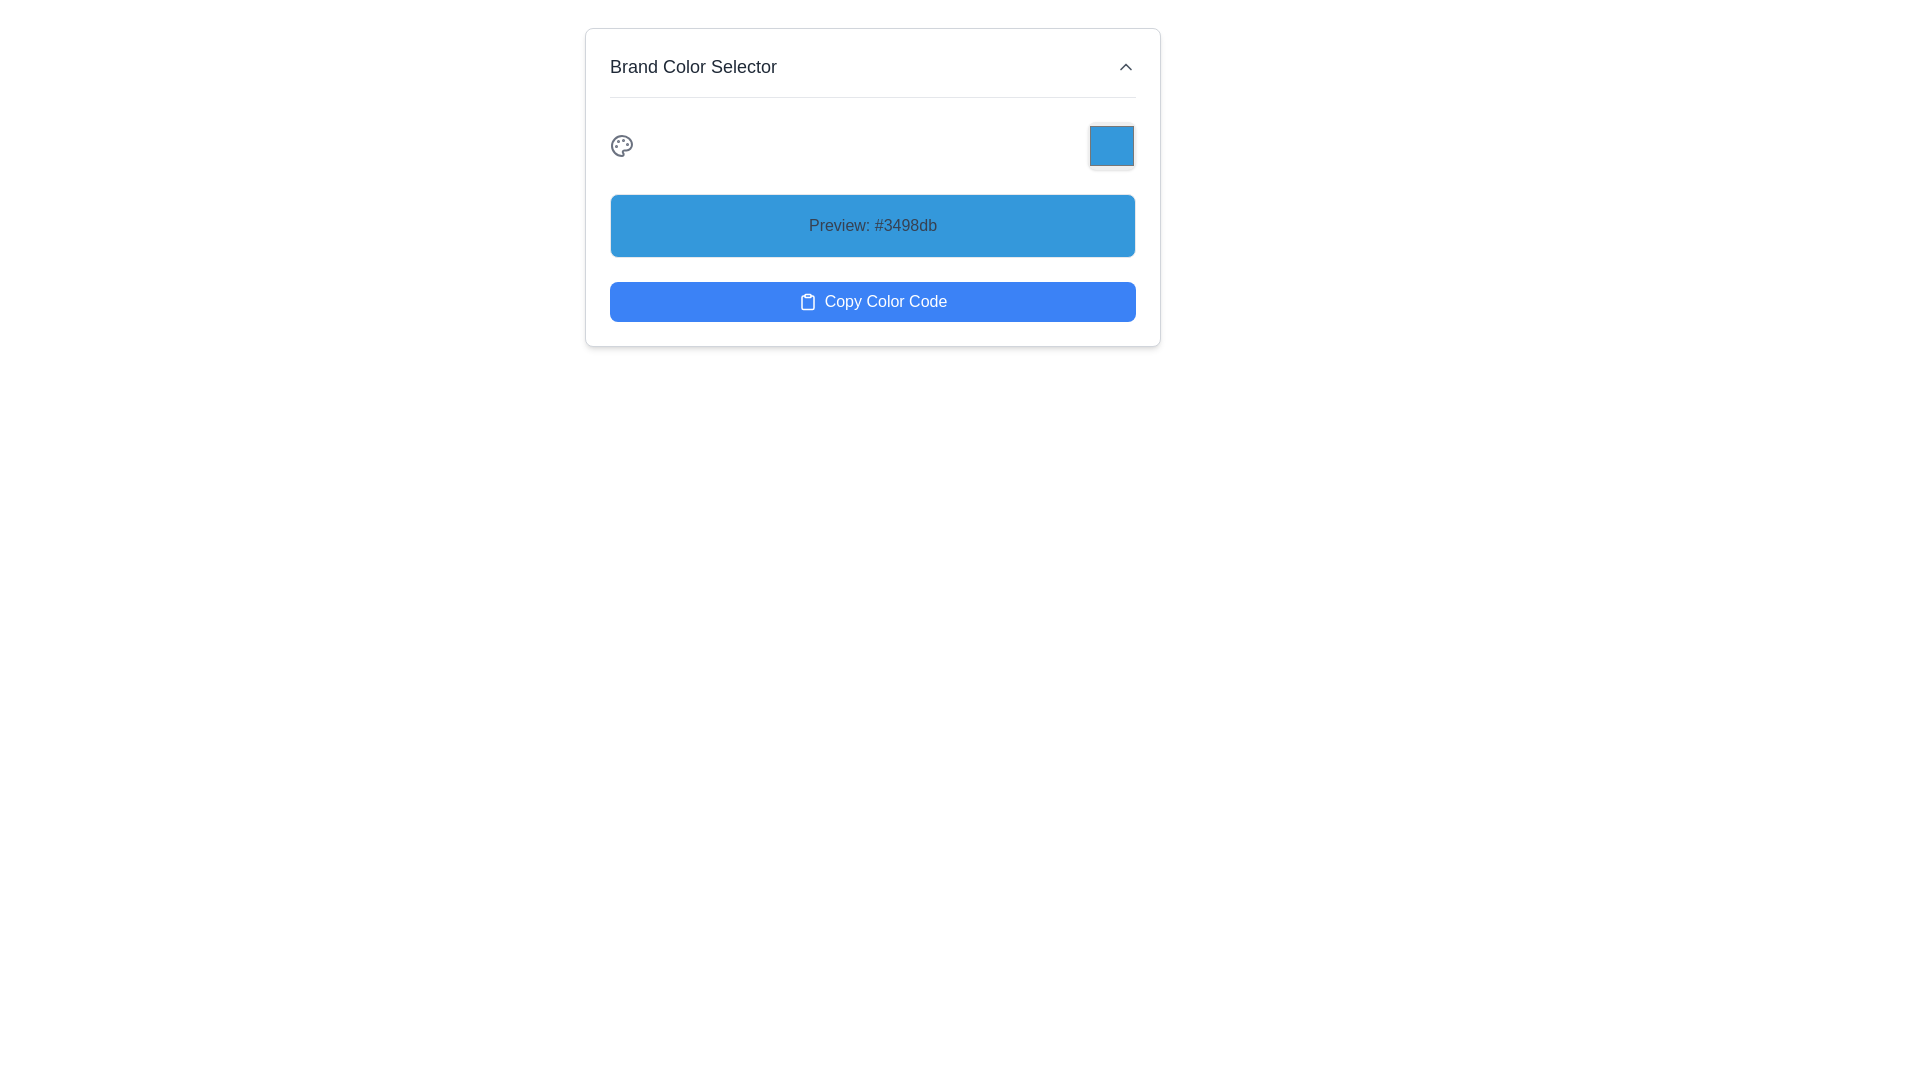  What do you see at coordinates (1111, 145) in the screenshot?
I see `the square button with rounded corners and solid blue color (#3498db)` at bounding box center [1111, 145].